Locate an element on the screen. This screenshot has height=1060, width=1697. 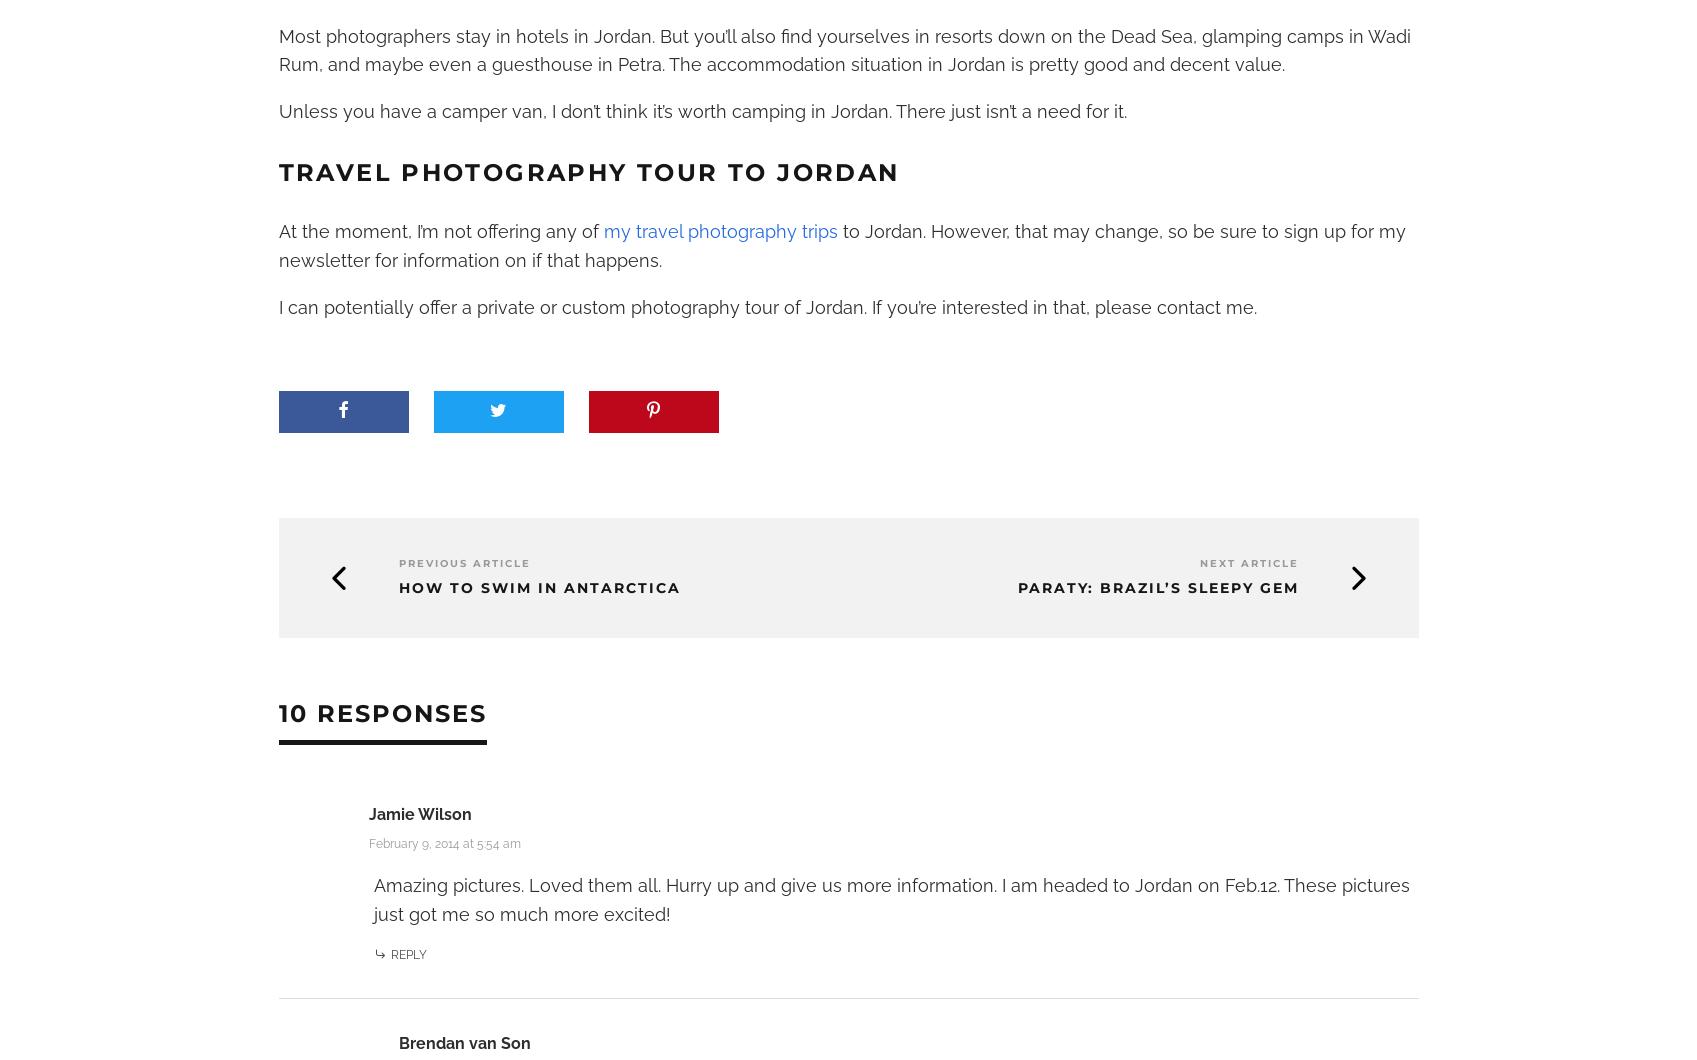
'Brendan van Son' is located at coordinates (463, 1041).